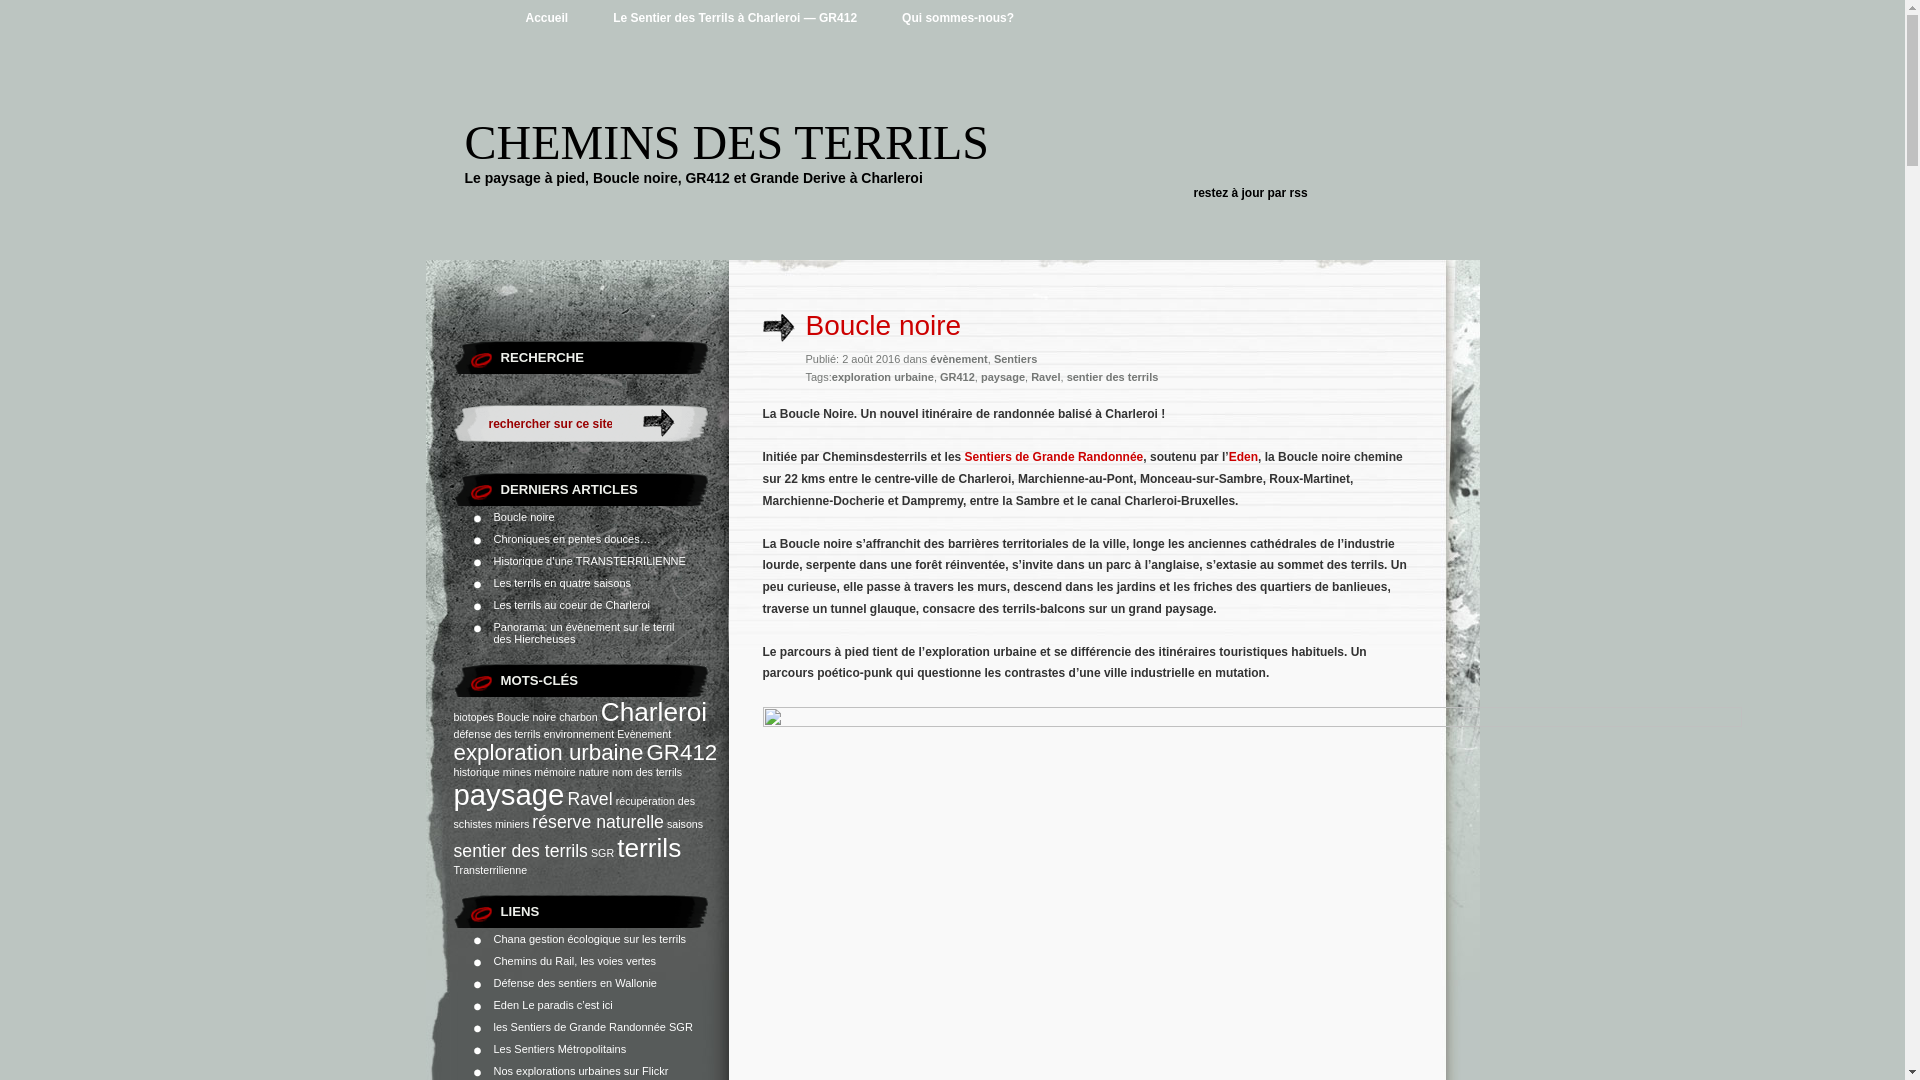 Image resolution: width=1920 pixels, height=1080 pixels. Describe the element at coordinates (494, 604) in the screenshot. I see `'Les terrils au coeur de Charleroi'` at that location.